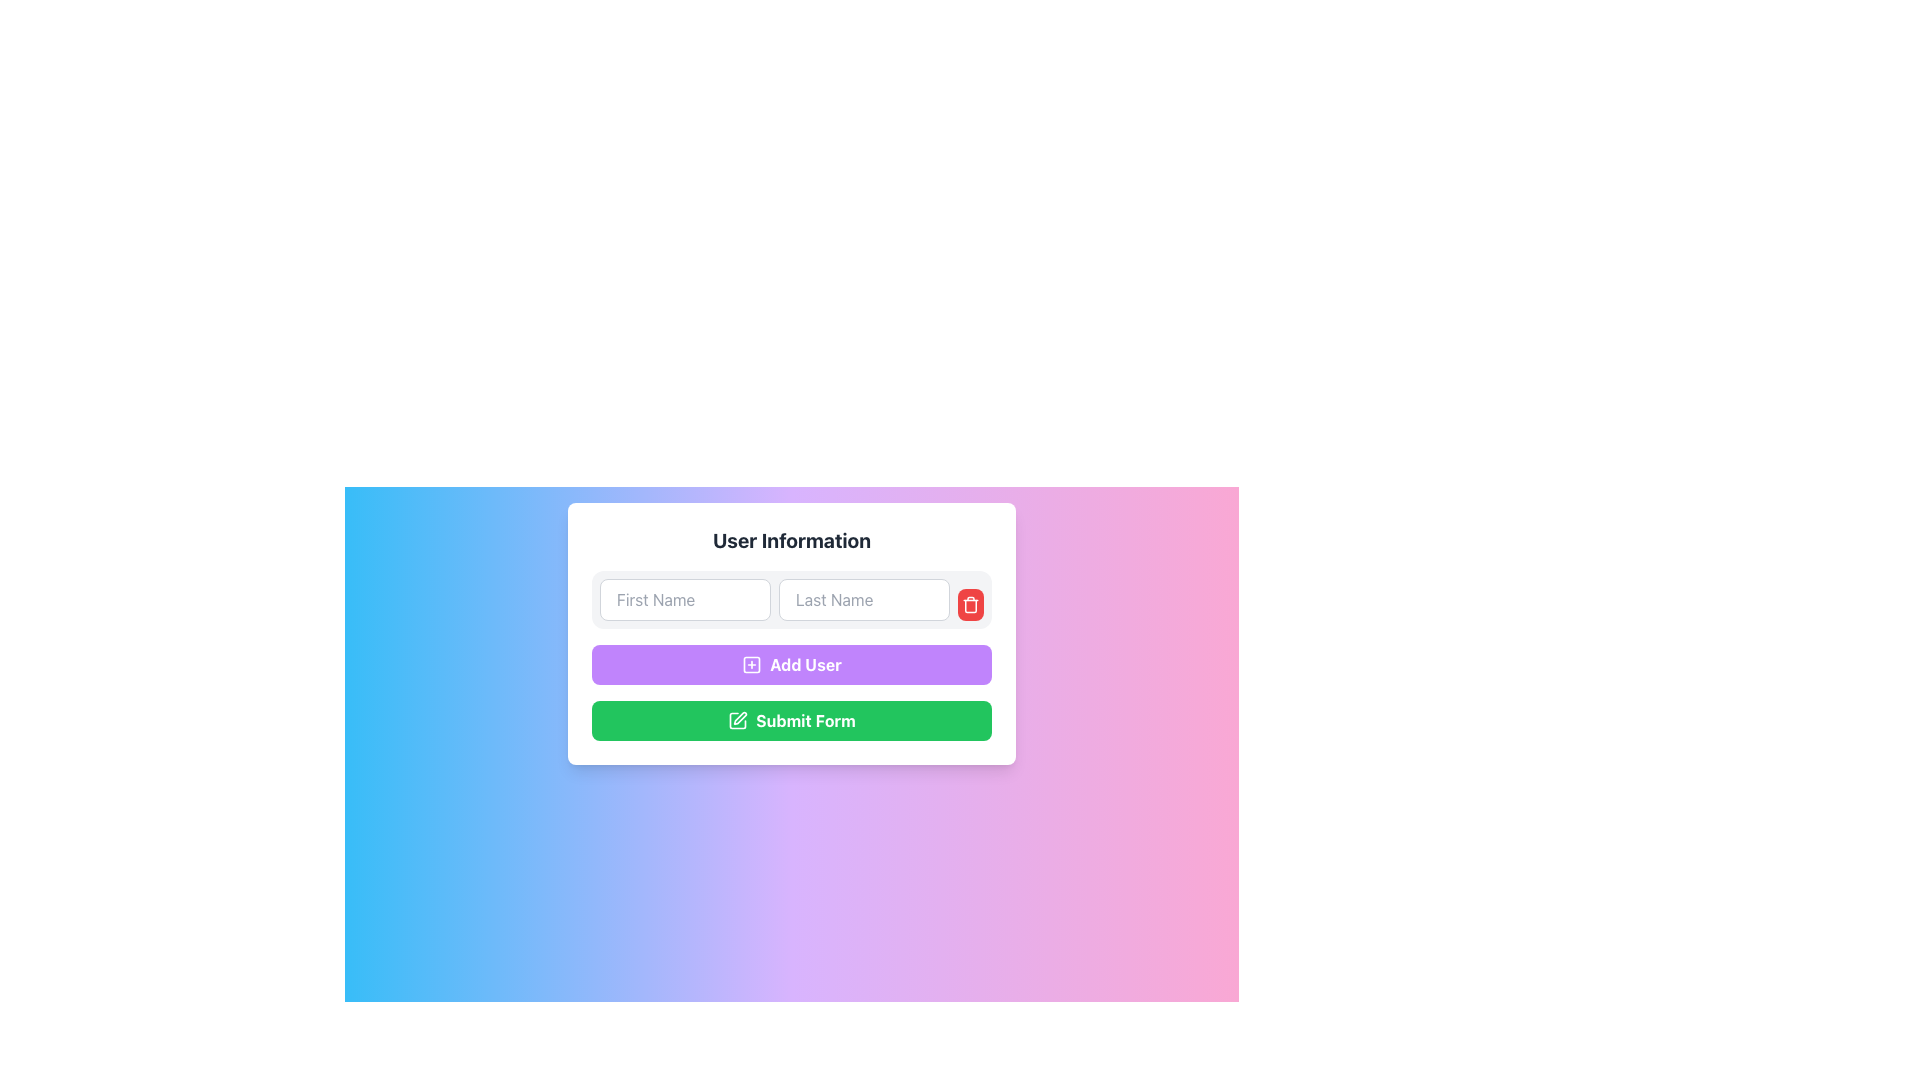  What do you see at coordinates (791, 664) in the screenshot?
I see `the 'Add User' button located centrally within the form area, positioned between the input fields for first and last name above and the 'Submit Form' button below` at bounding box center [791, 664].